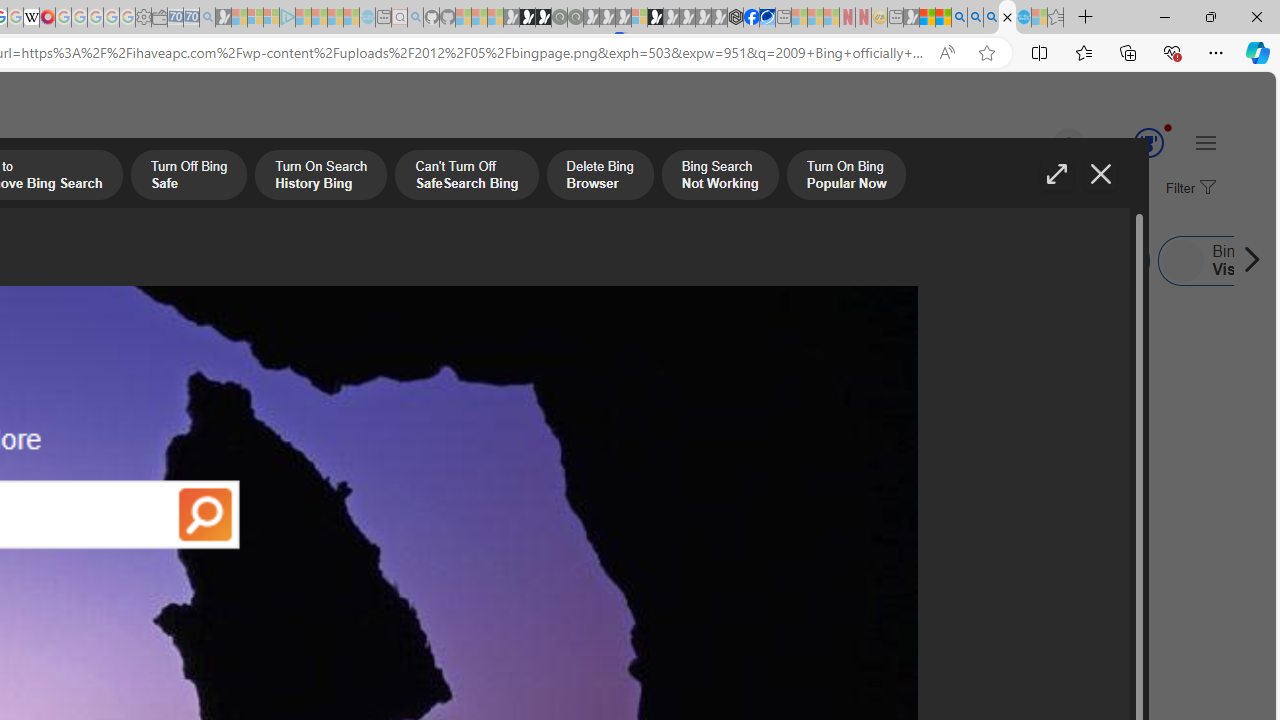 The height and width of the screenshot is (720, 1280). I want to click on 'Wallet - Sleeping', so click(160, 17).